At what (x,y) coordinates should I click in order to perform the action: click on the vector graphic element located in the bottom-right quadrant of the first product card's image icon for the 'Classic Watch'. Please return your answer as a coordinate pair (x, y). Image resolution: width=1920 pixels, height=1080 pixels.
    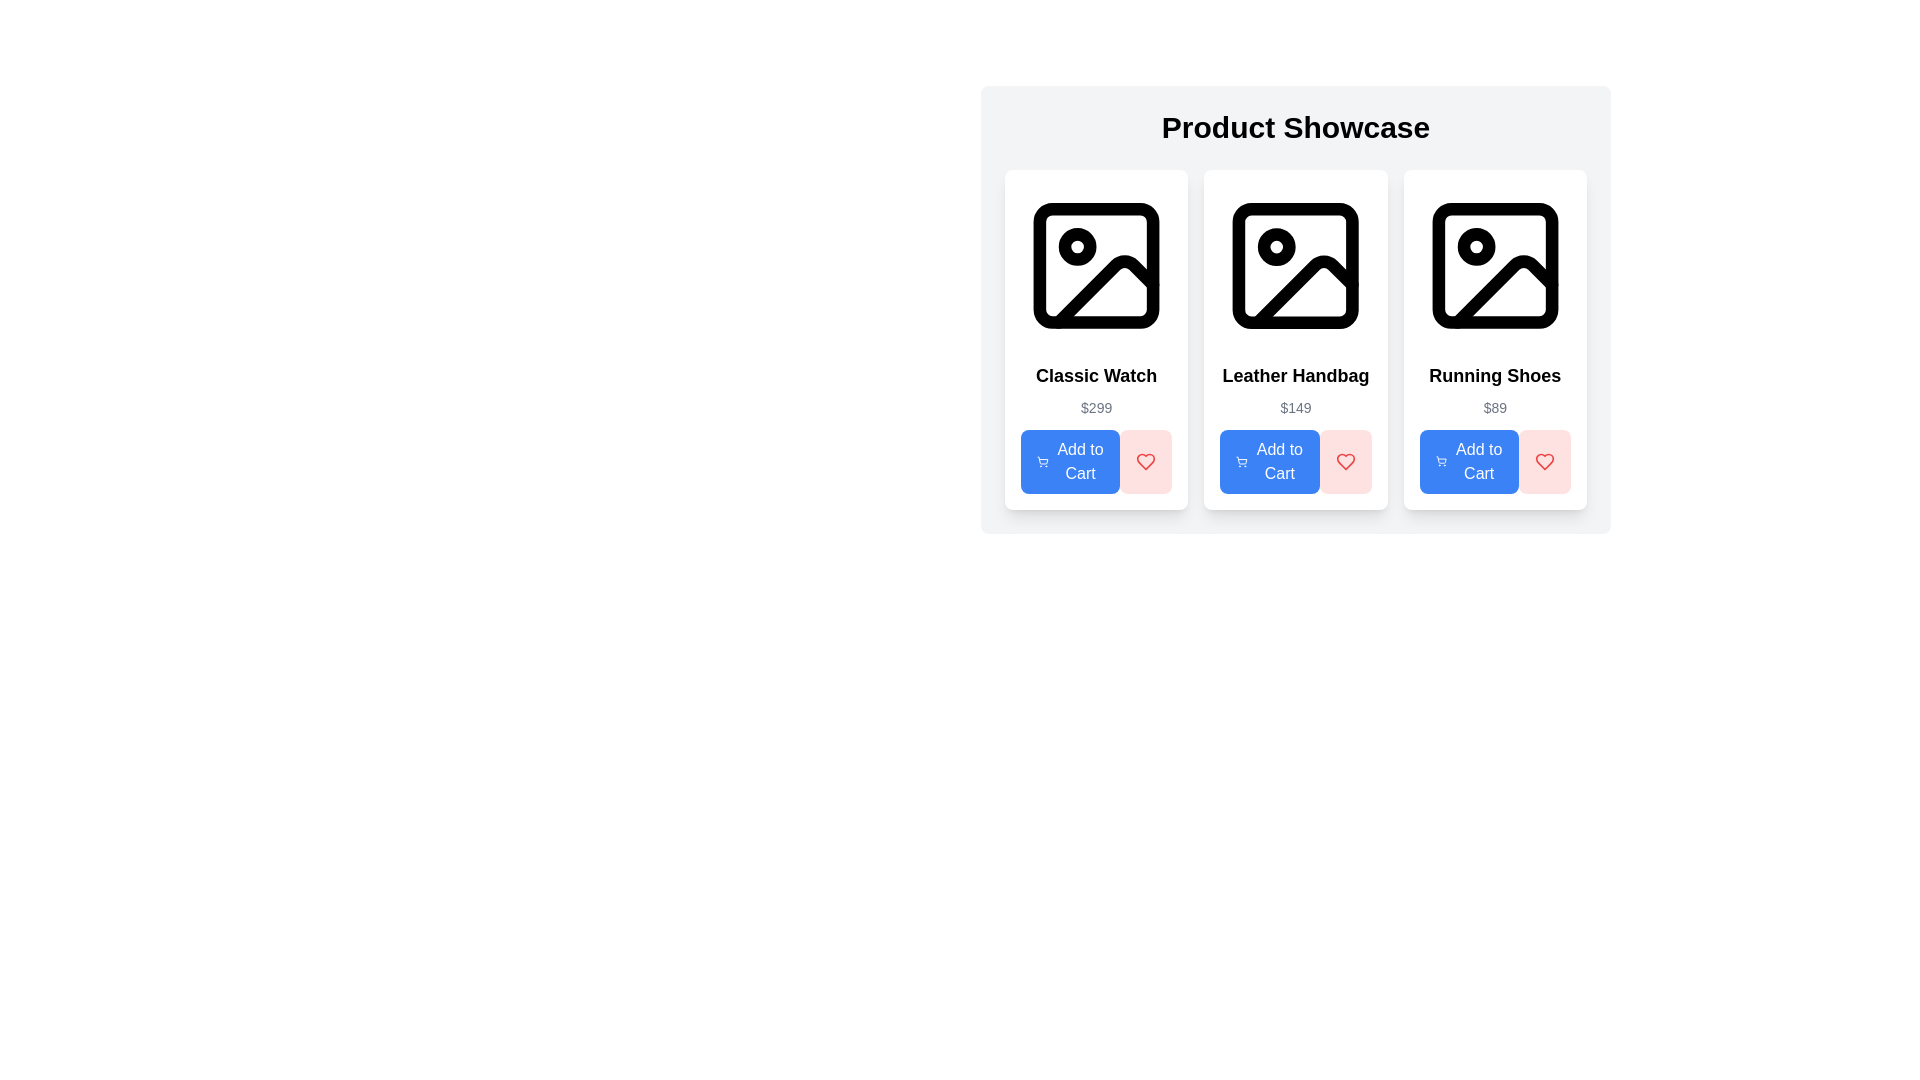
    Looking at the image, I should click on (1105, 292).